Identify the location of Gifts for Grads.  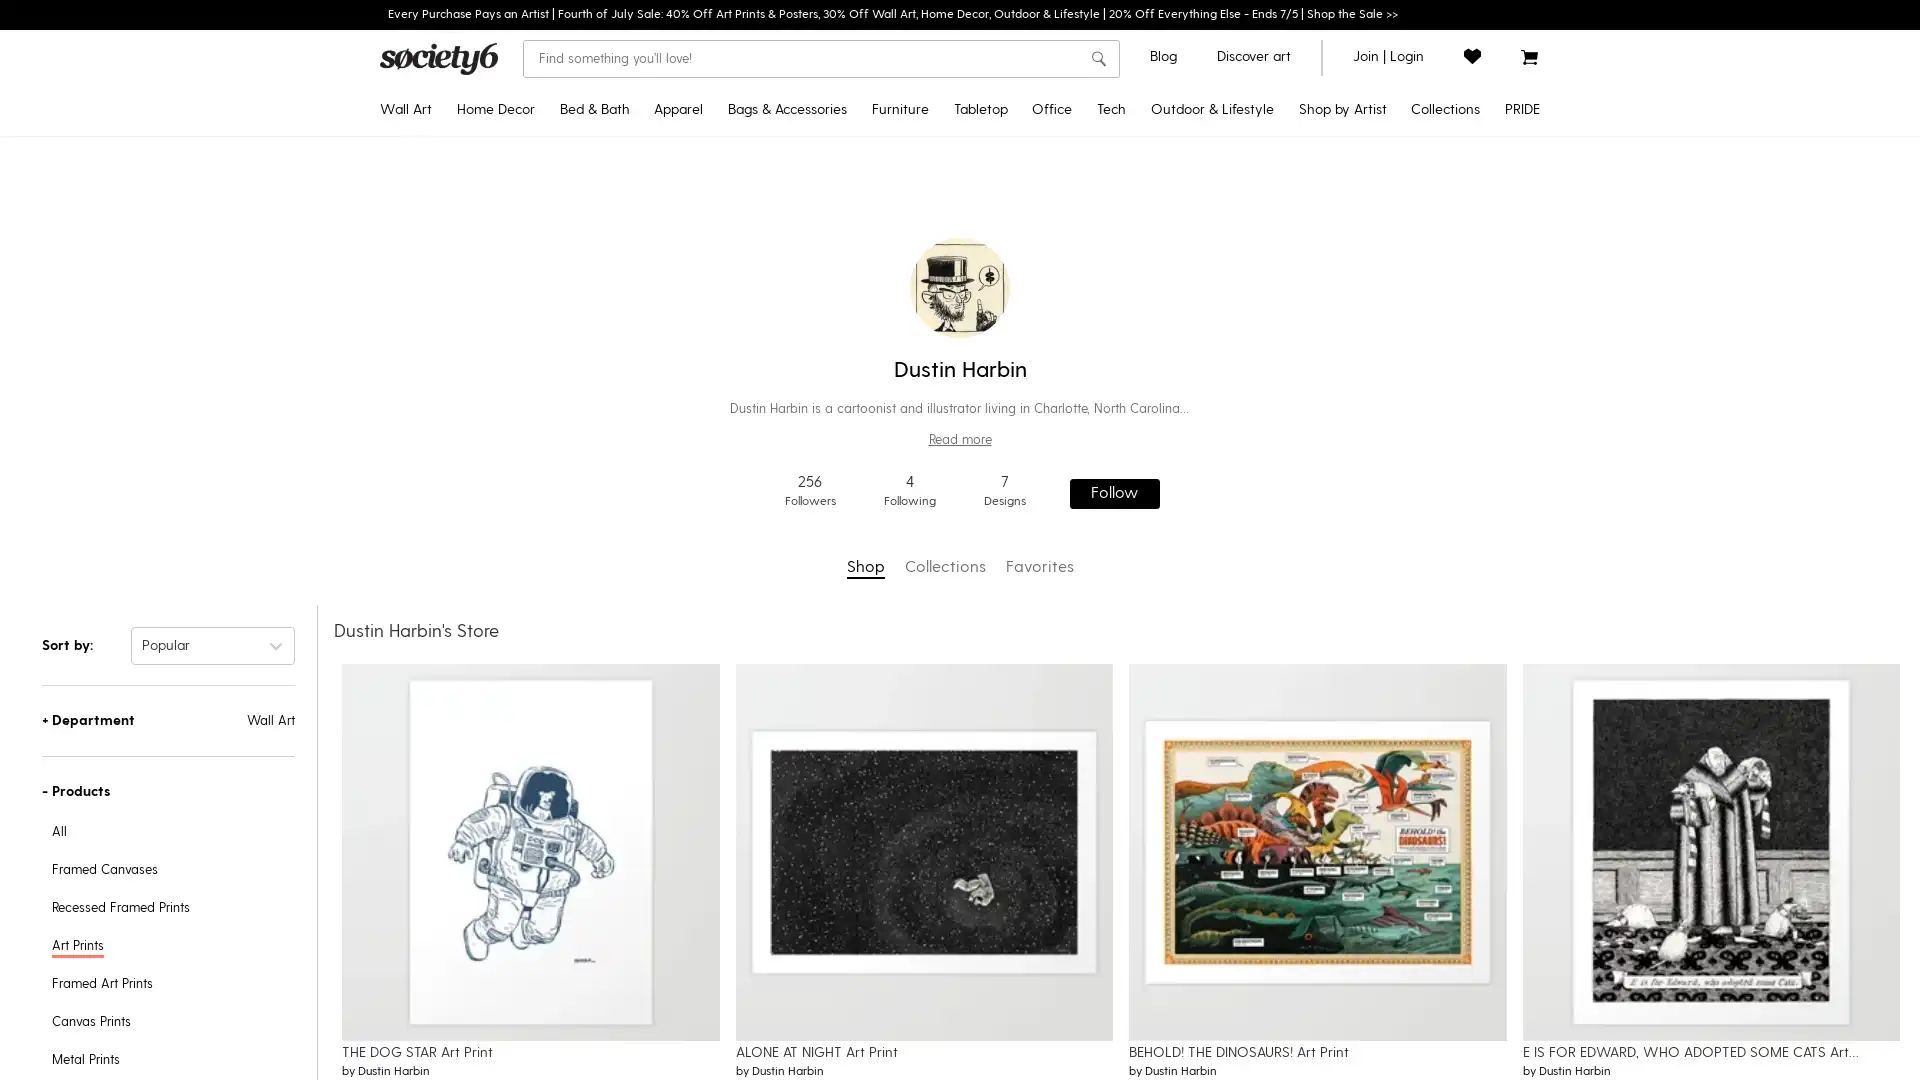
(1371, 193).